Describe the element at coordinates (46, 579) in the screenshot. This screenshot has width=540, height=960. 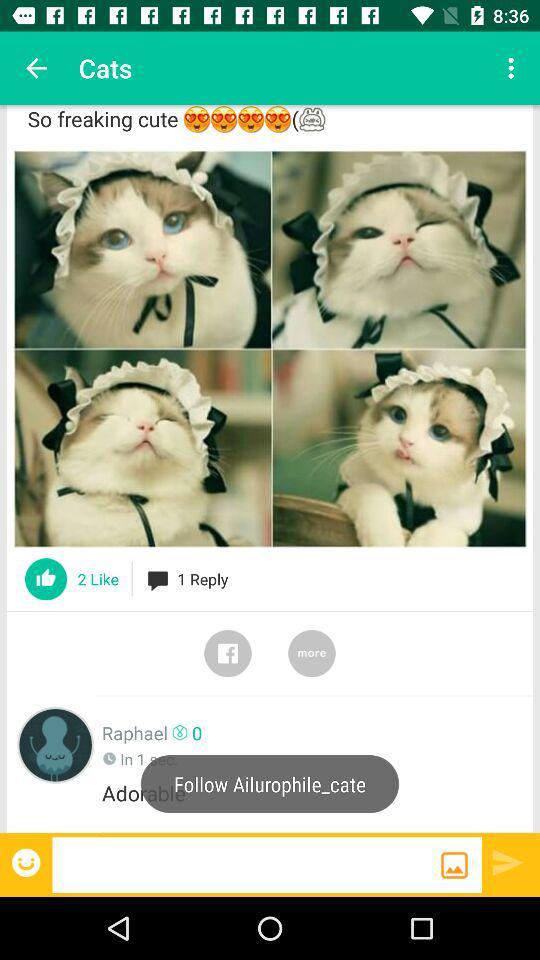
I see `like button` at that location.